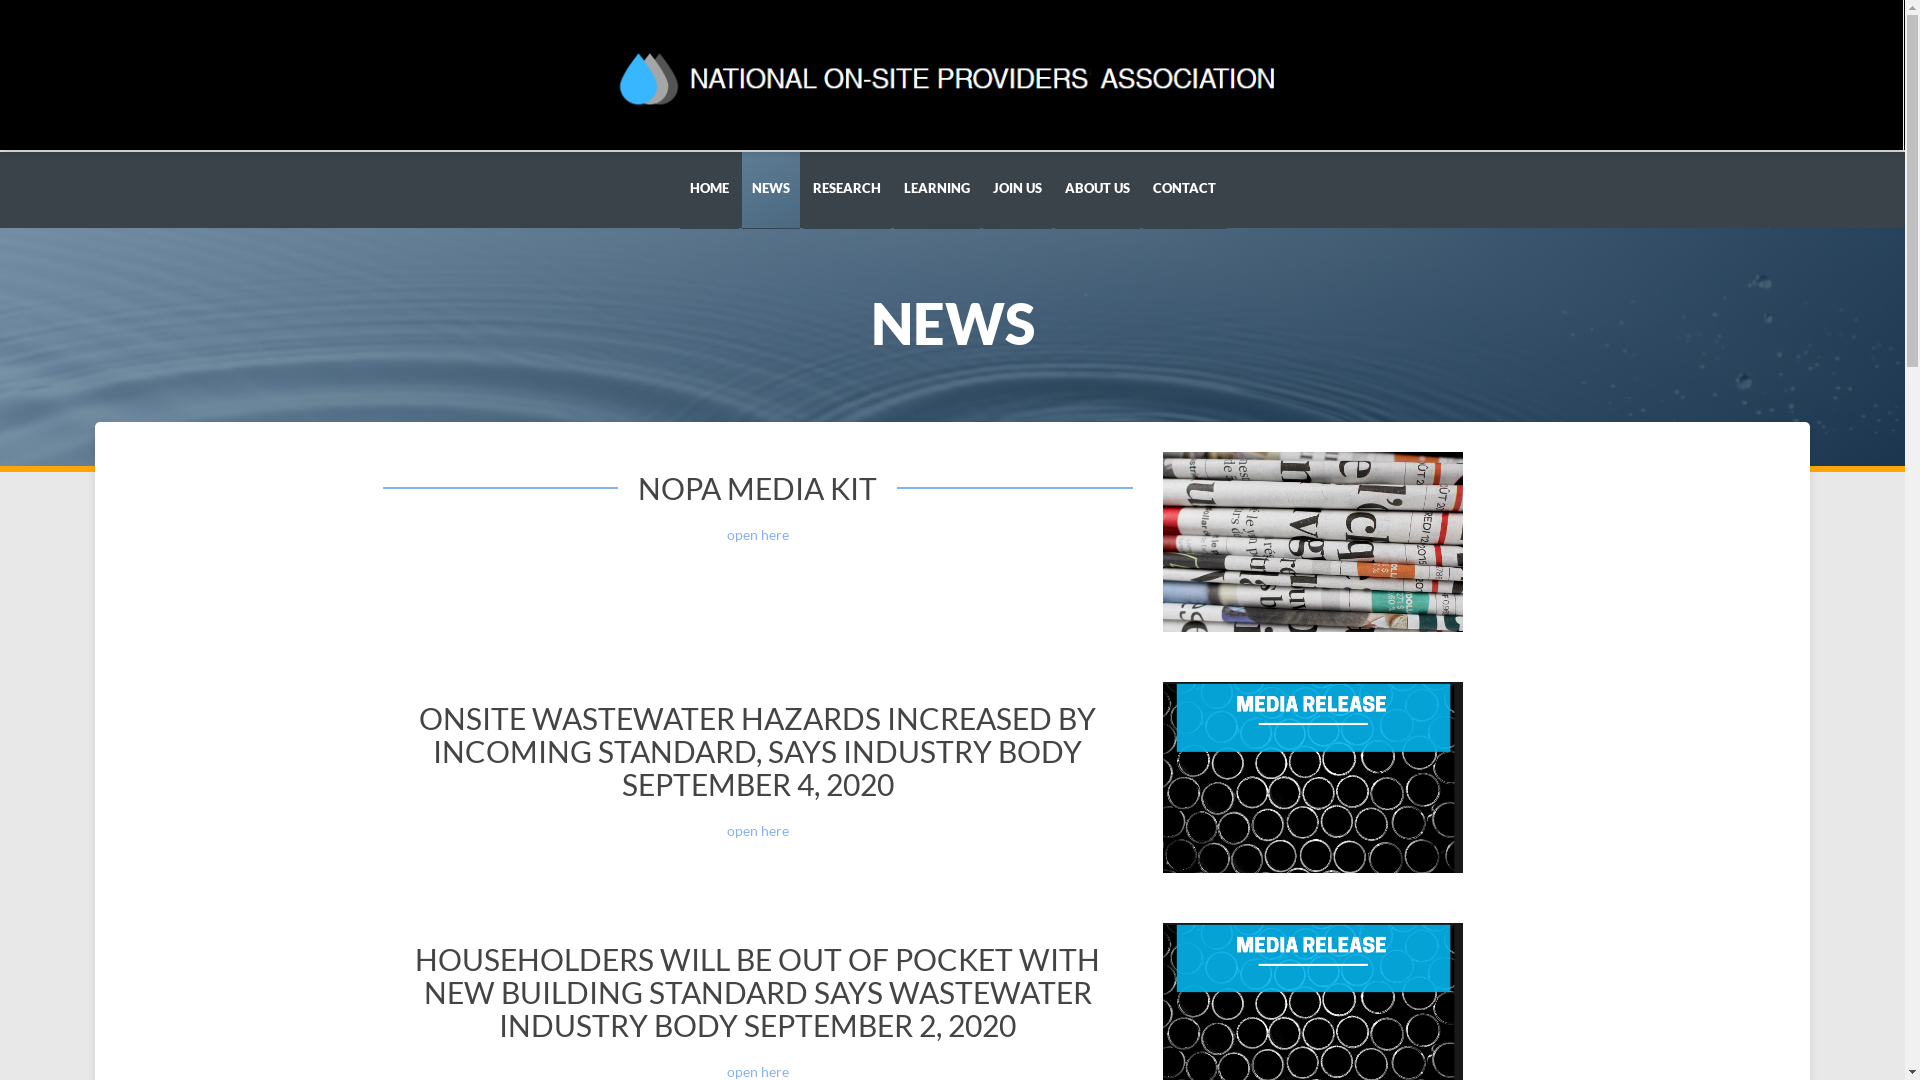  Describe the element at coordinates (1183, 190) in the screenshot. I see `'CONTACT'` at that location.